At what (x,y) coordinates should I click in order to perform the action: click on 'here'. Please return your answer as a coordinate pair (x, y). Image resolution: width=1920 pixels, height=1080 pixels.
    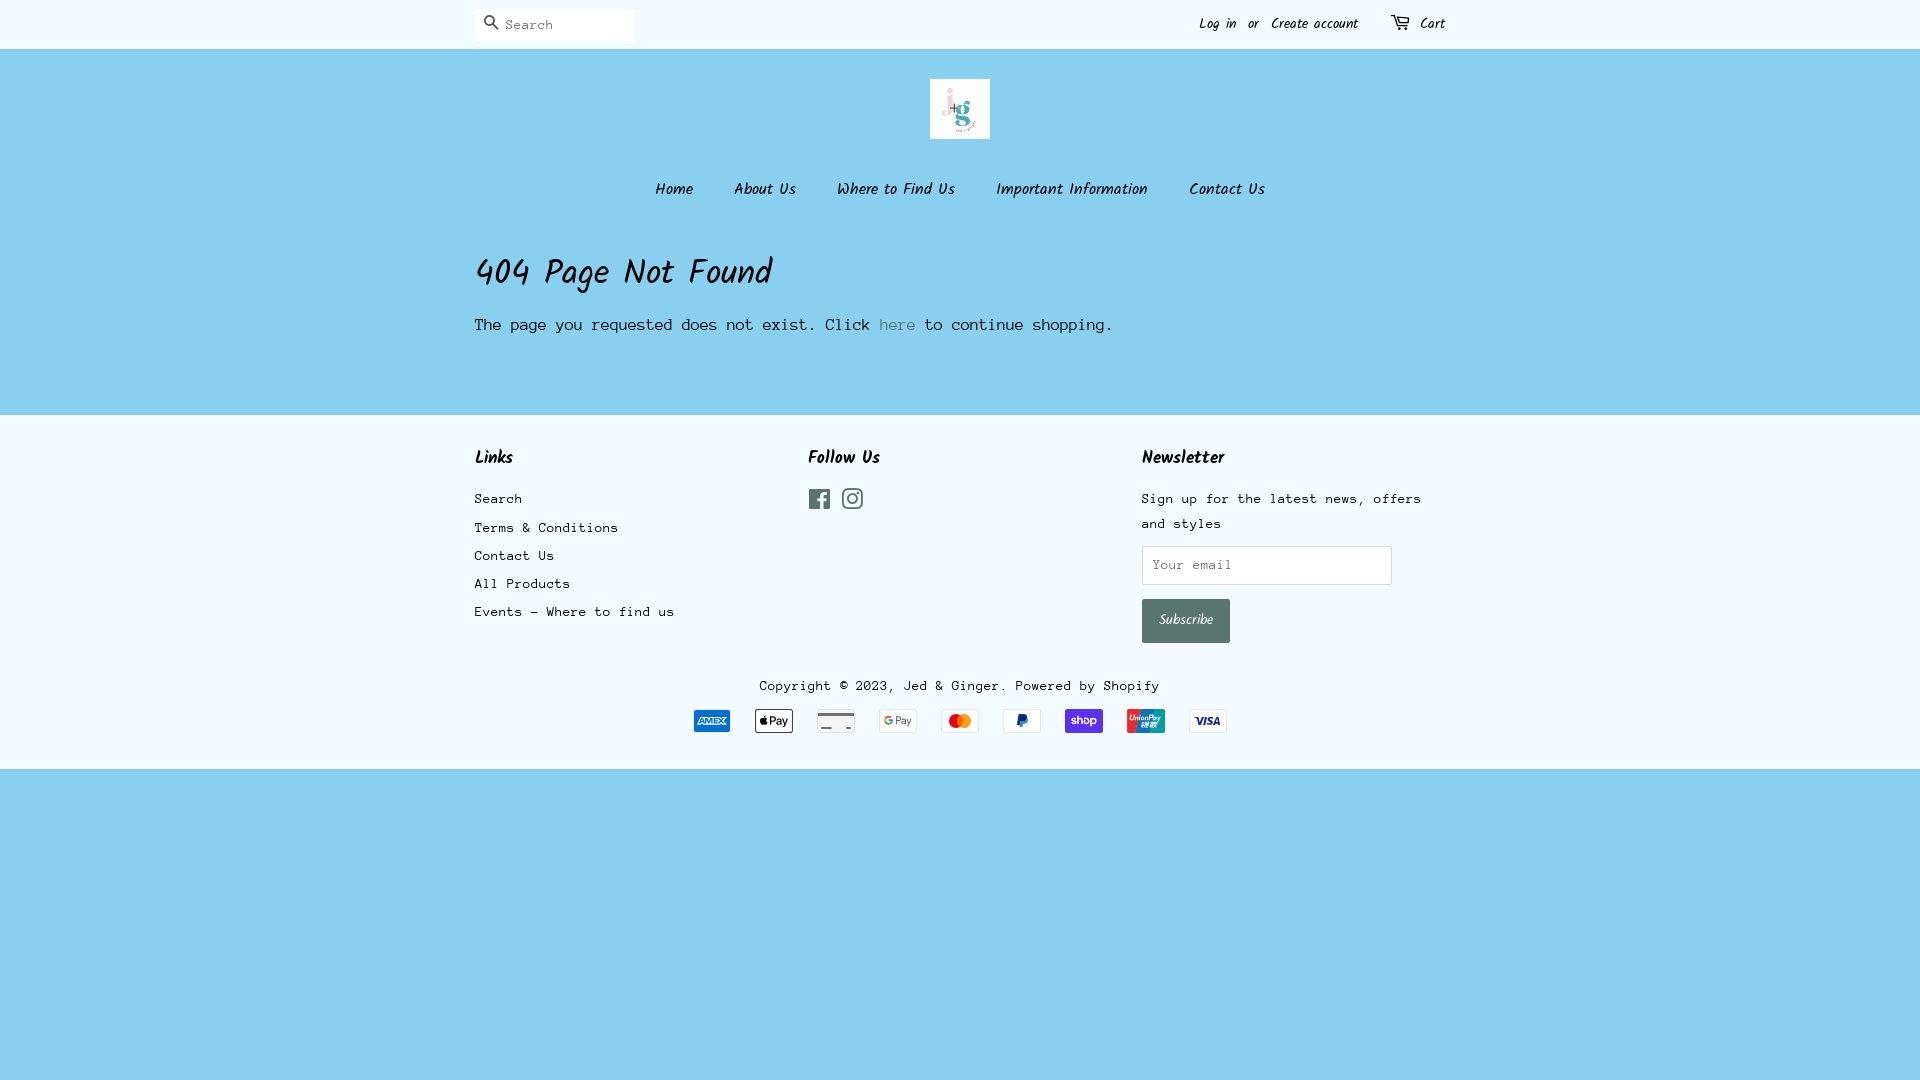
    Looking at the image, I should click on (896, 323).